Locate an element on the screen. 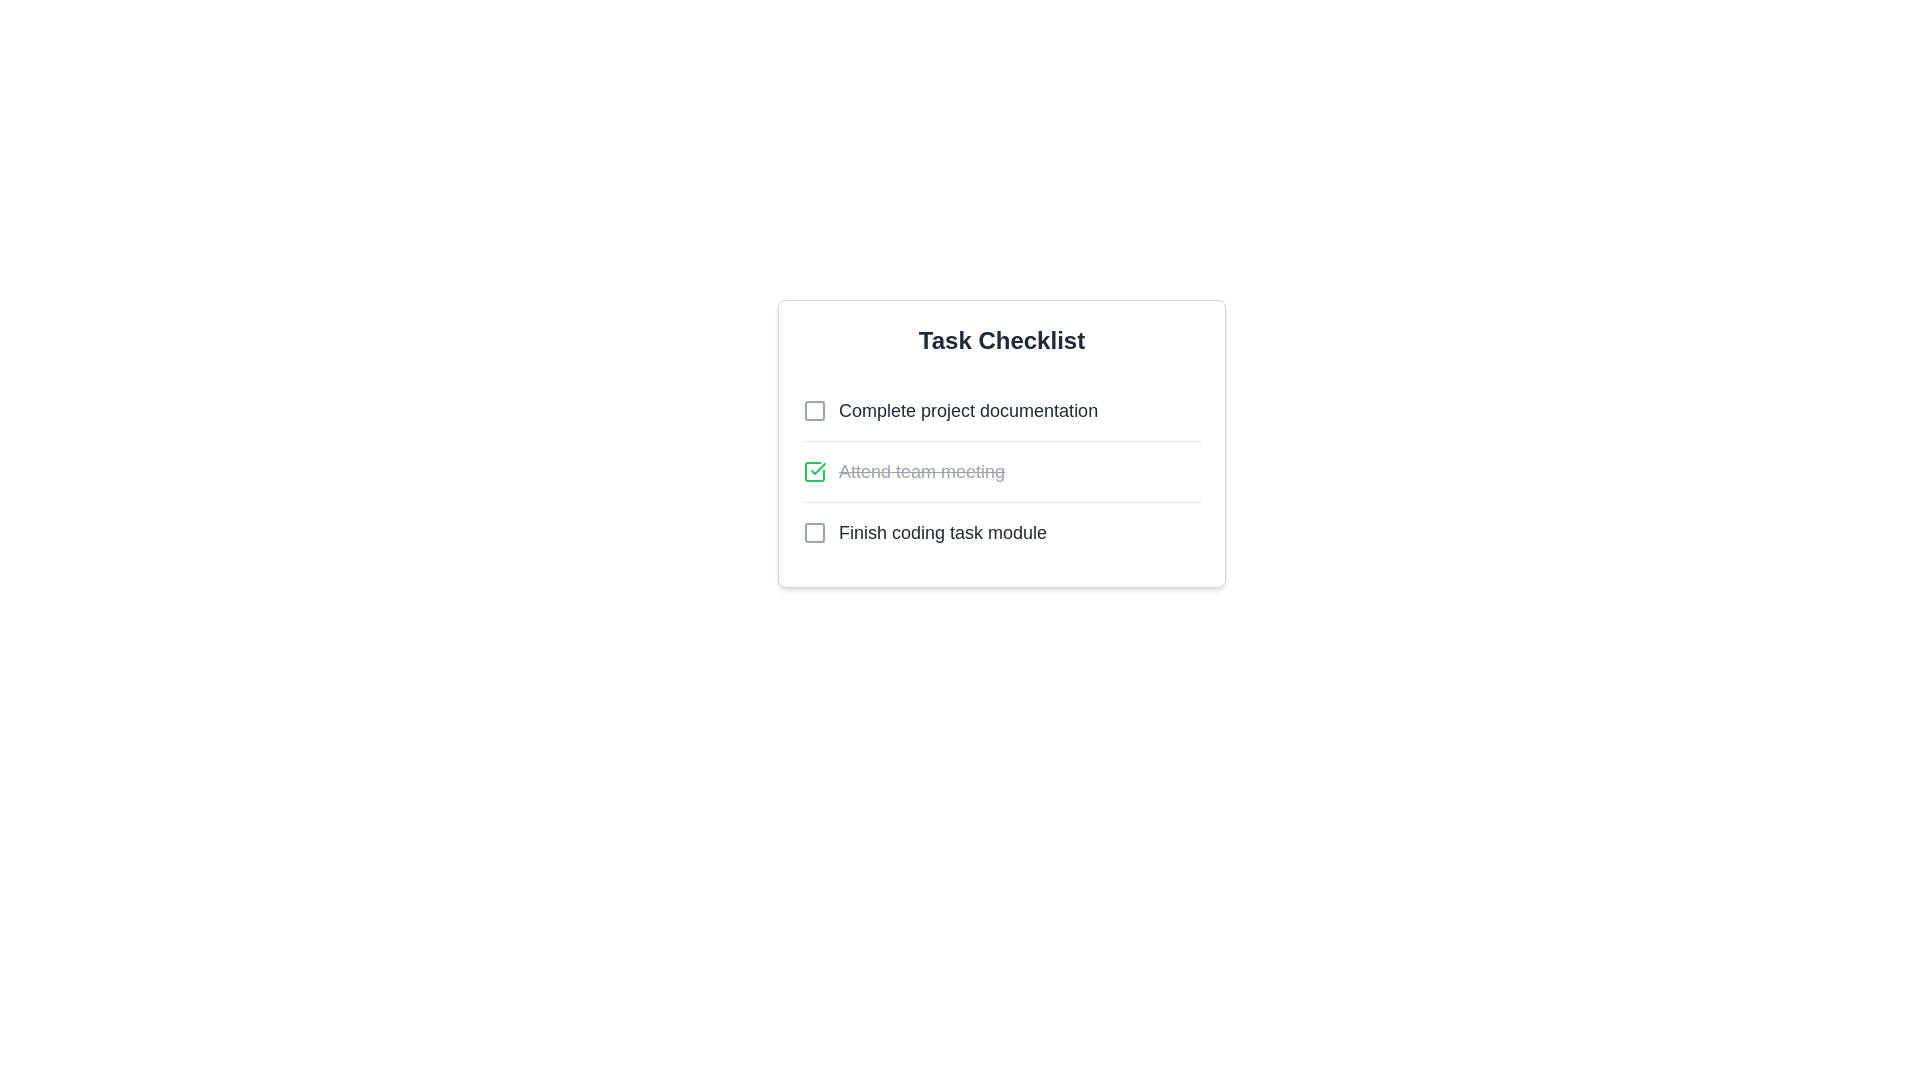  the checkbox-like indicator for the 'Complete project documentation' task is located at coordinates (815, 410).